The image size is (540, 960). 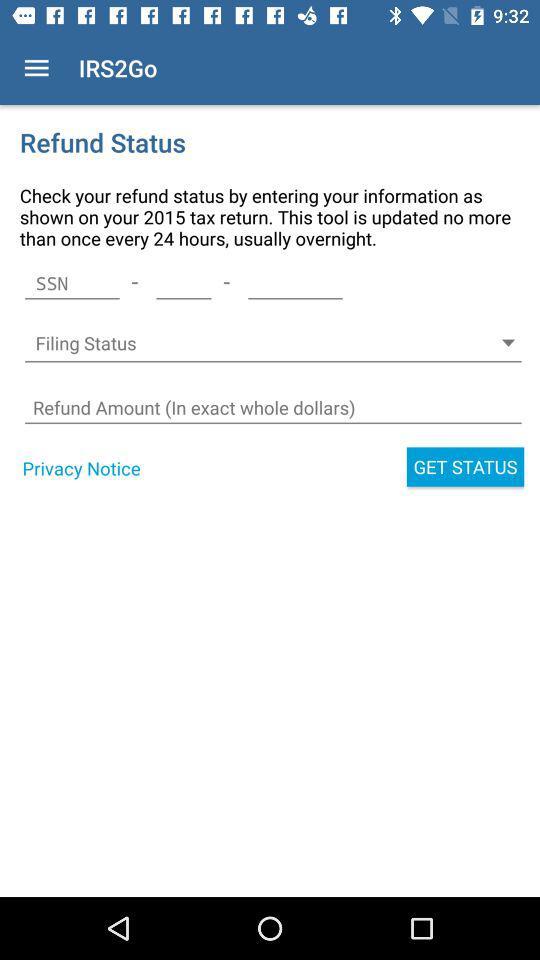 What do you see at coordinates (36, 68) in the screenshot?
I see `icon to the left of irs2go item` at bounding box center [36, 68].